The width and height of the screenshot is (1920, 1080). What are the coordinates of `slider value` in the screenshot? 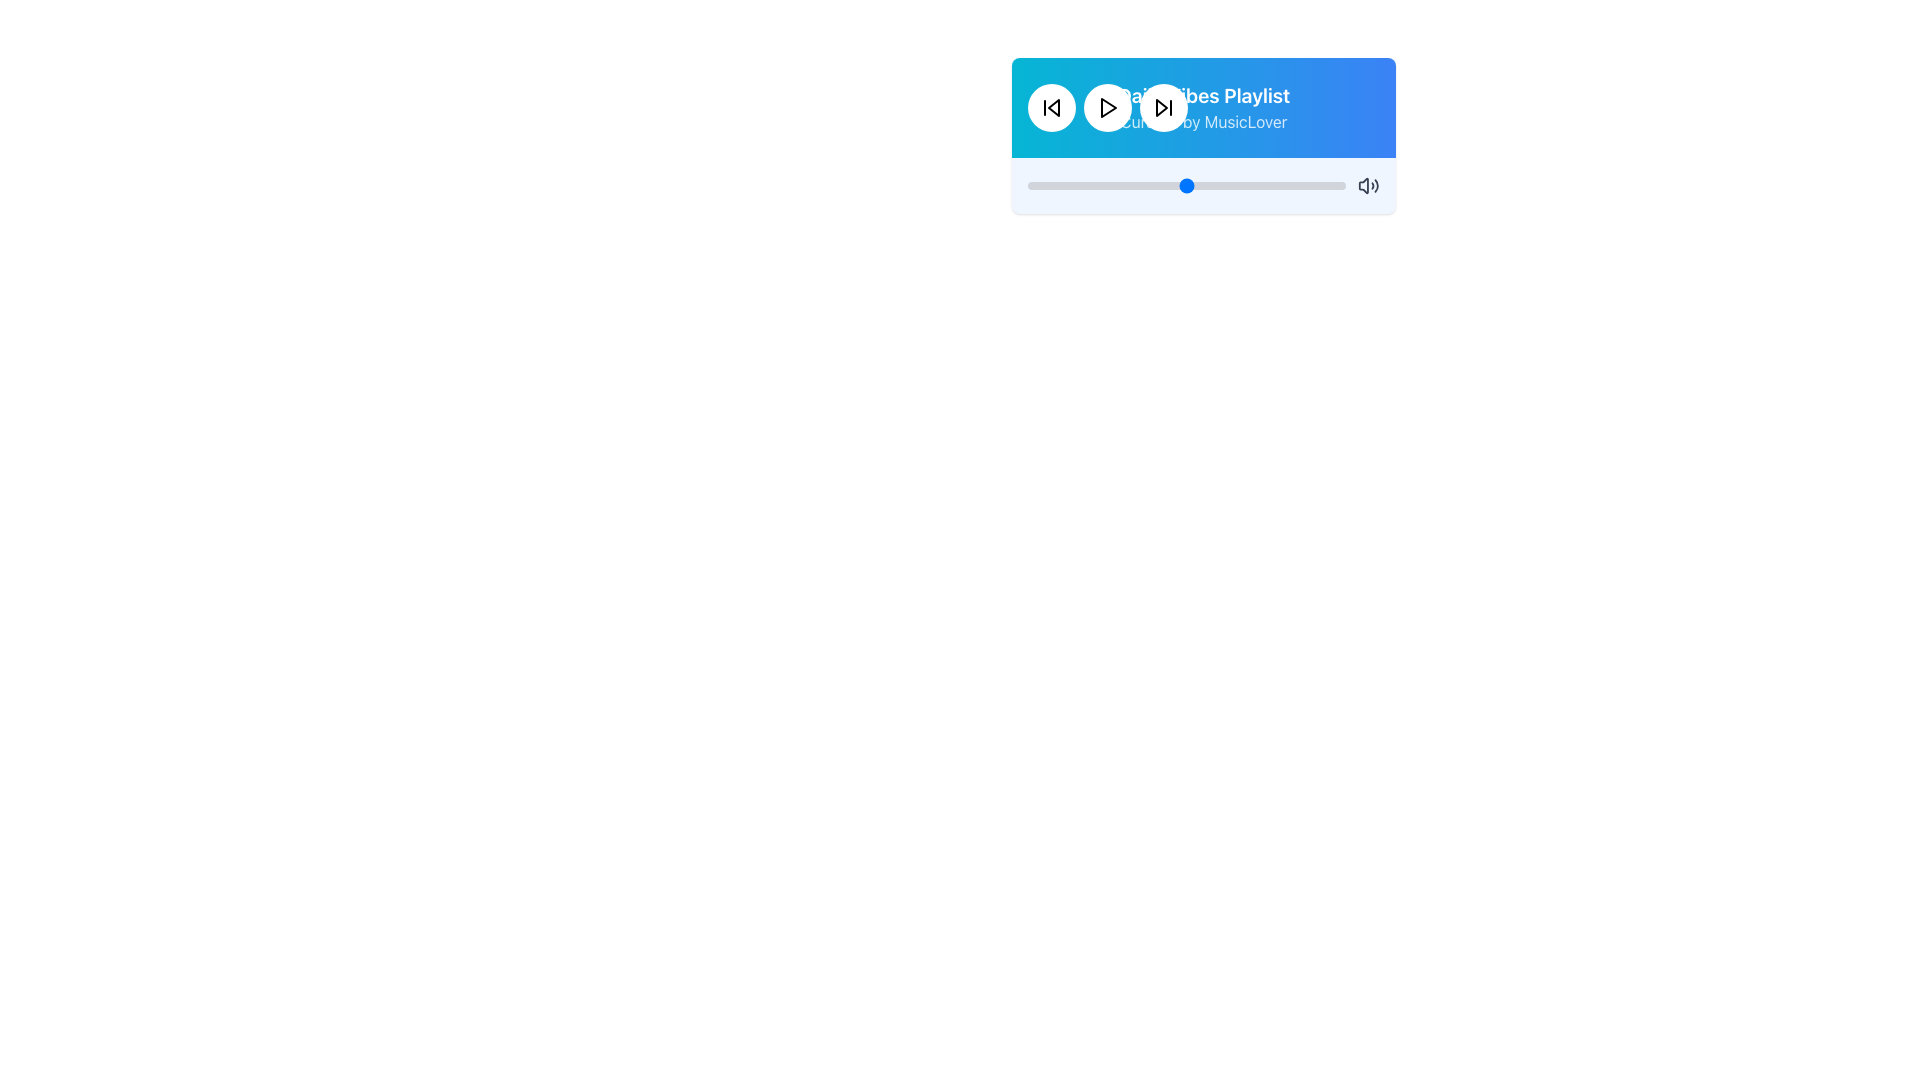 It's located at (1093, 185).